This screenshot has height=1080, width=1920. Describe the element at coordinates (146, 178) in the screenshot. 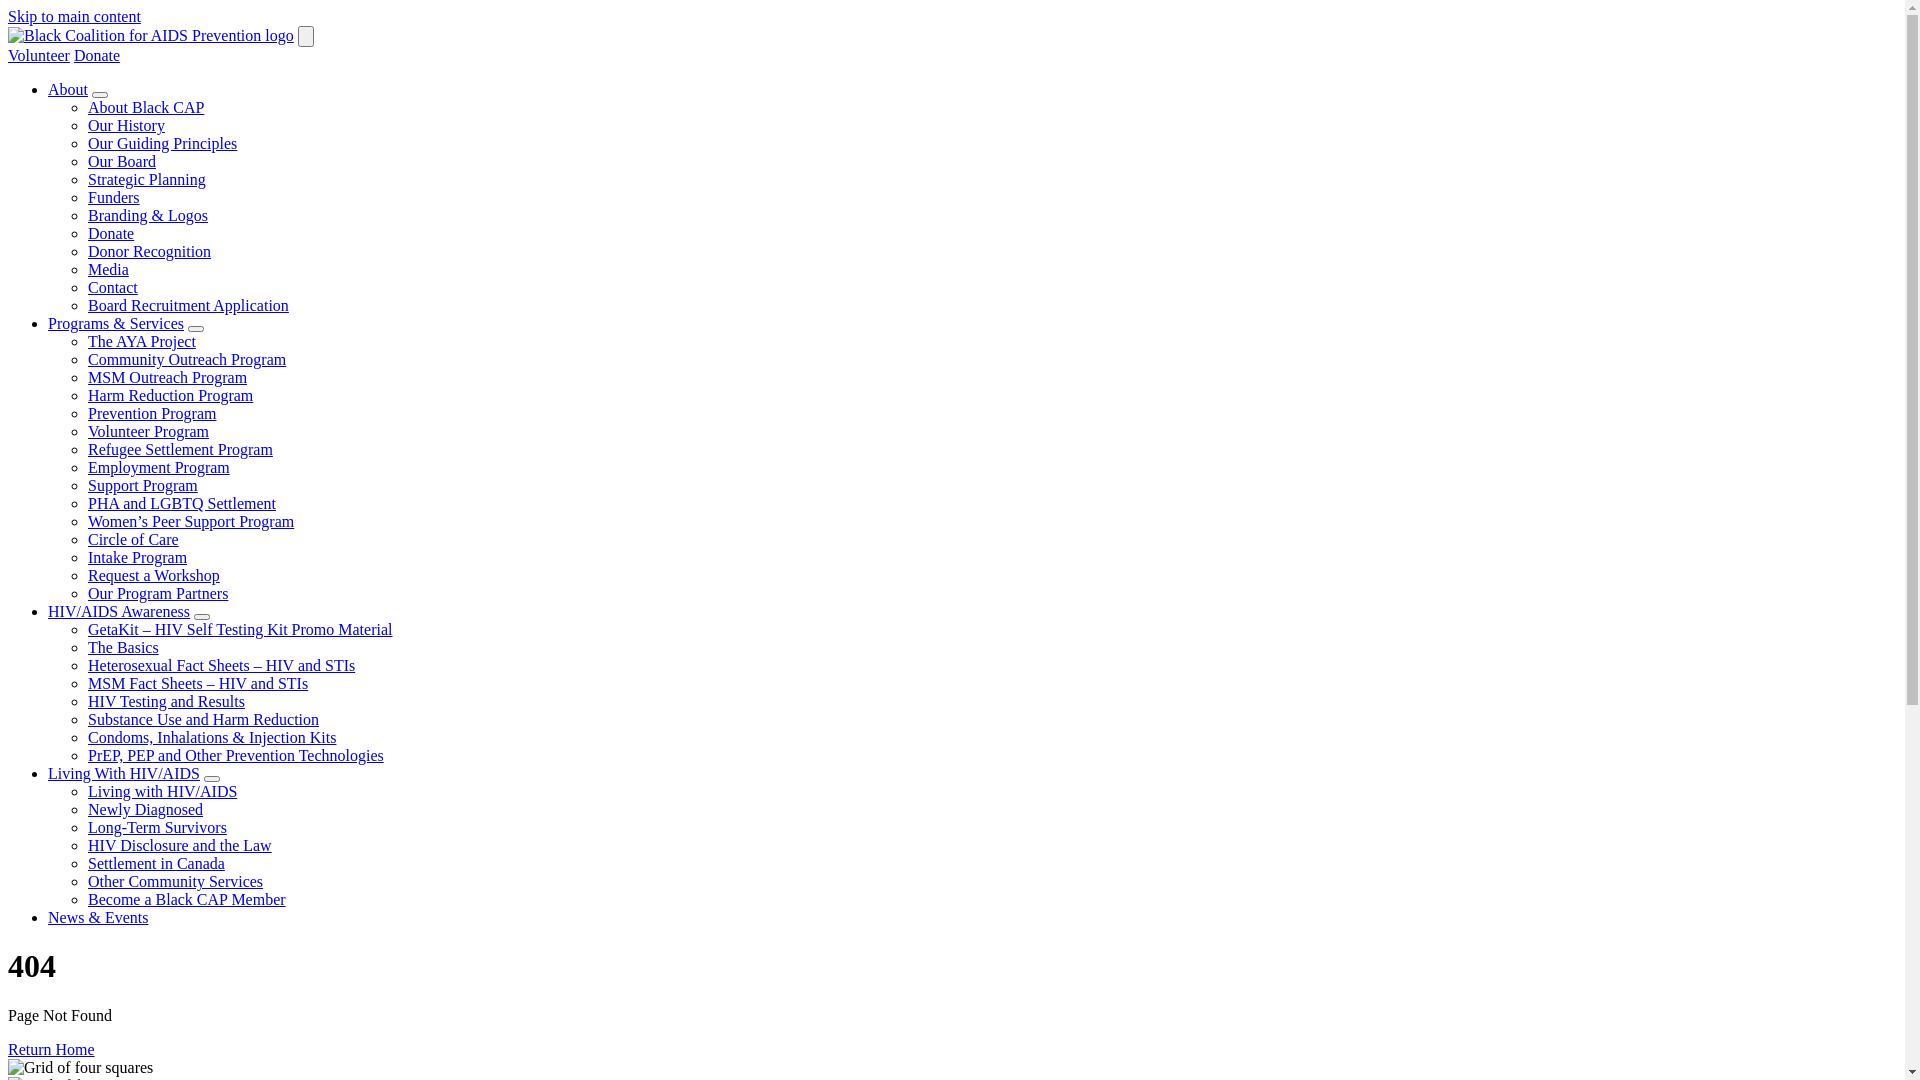

I see `'Strategic Planning'` at that location.